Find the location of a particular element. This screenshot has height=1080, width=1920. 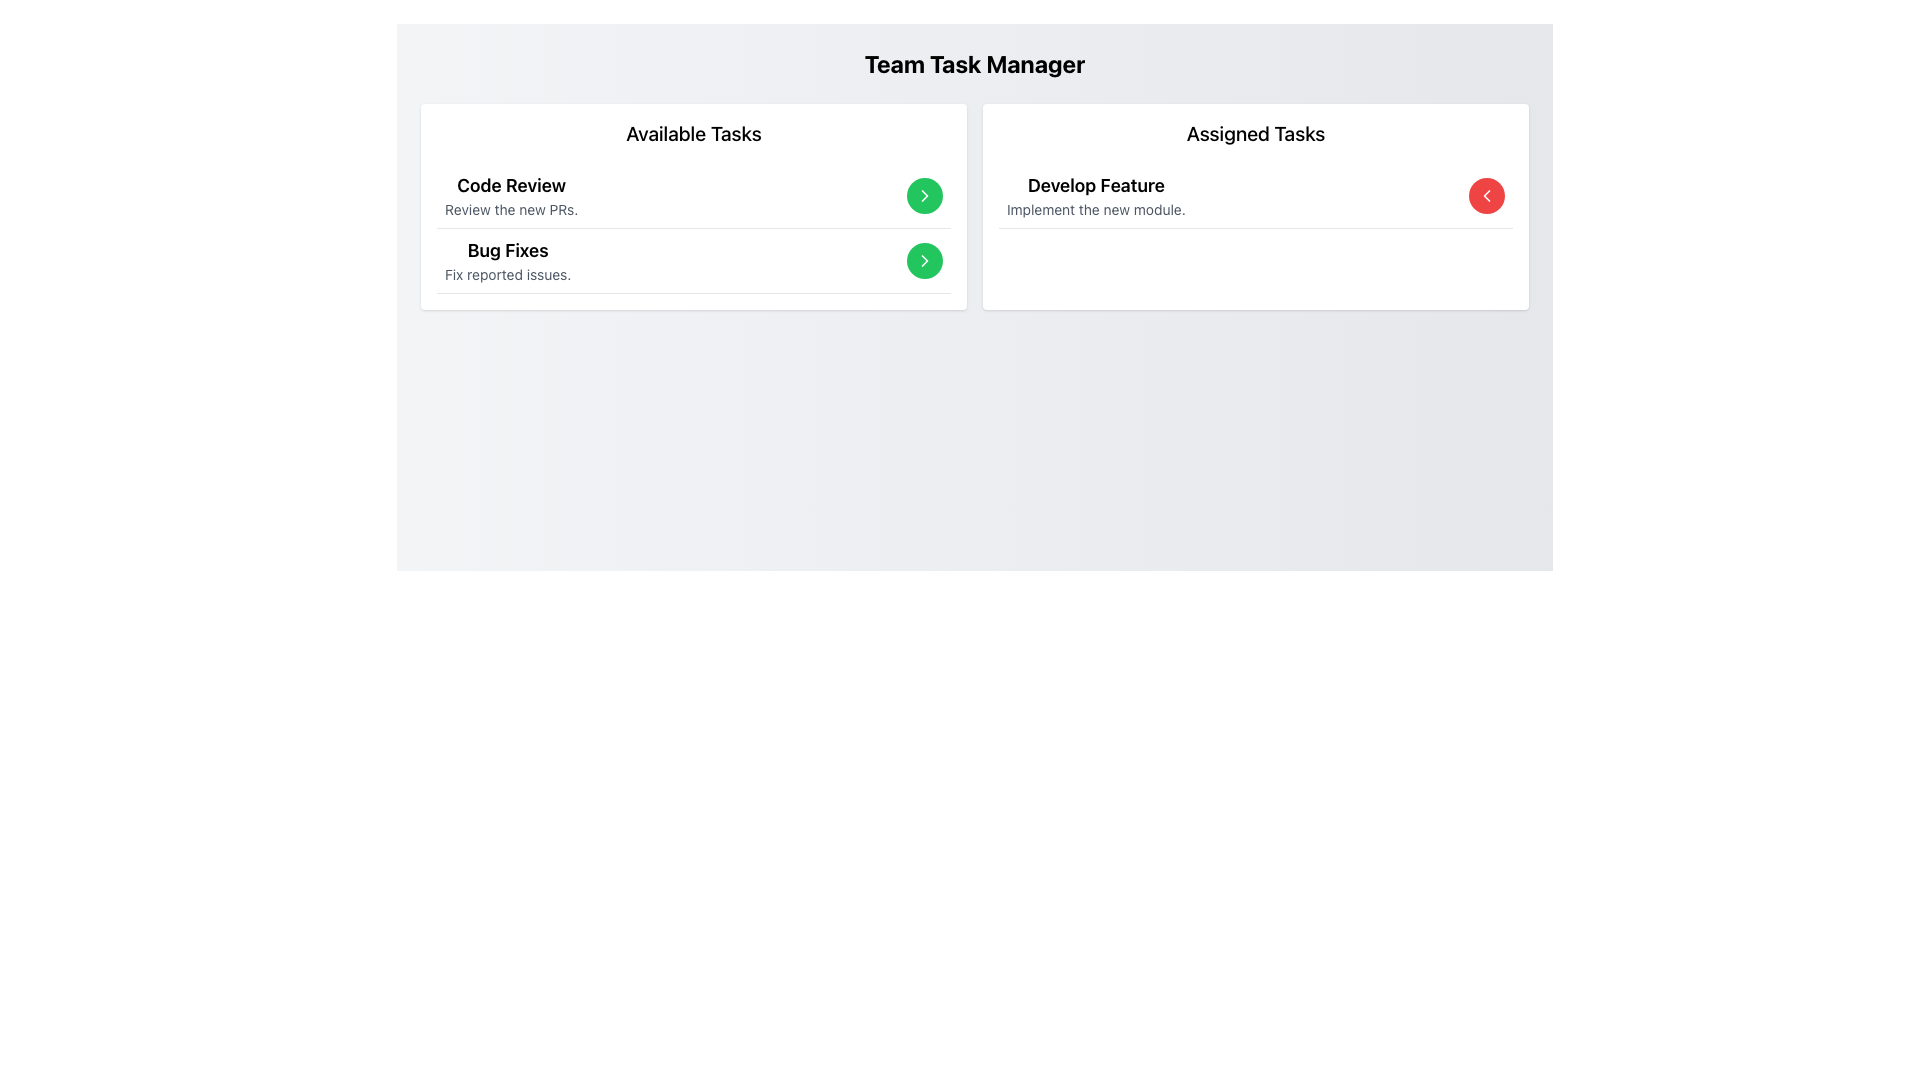

the left-pointing chevron icon within the circular button located in the 'Assigned Tasks' section, aligned with the 'Develop Feature' task is located at coordinates (1487, 196).